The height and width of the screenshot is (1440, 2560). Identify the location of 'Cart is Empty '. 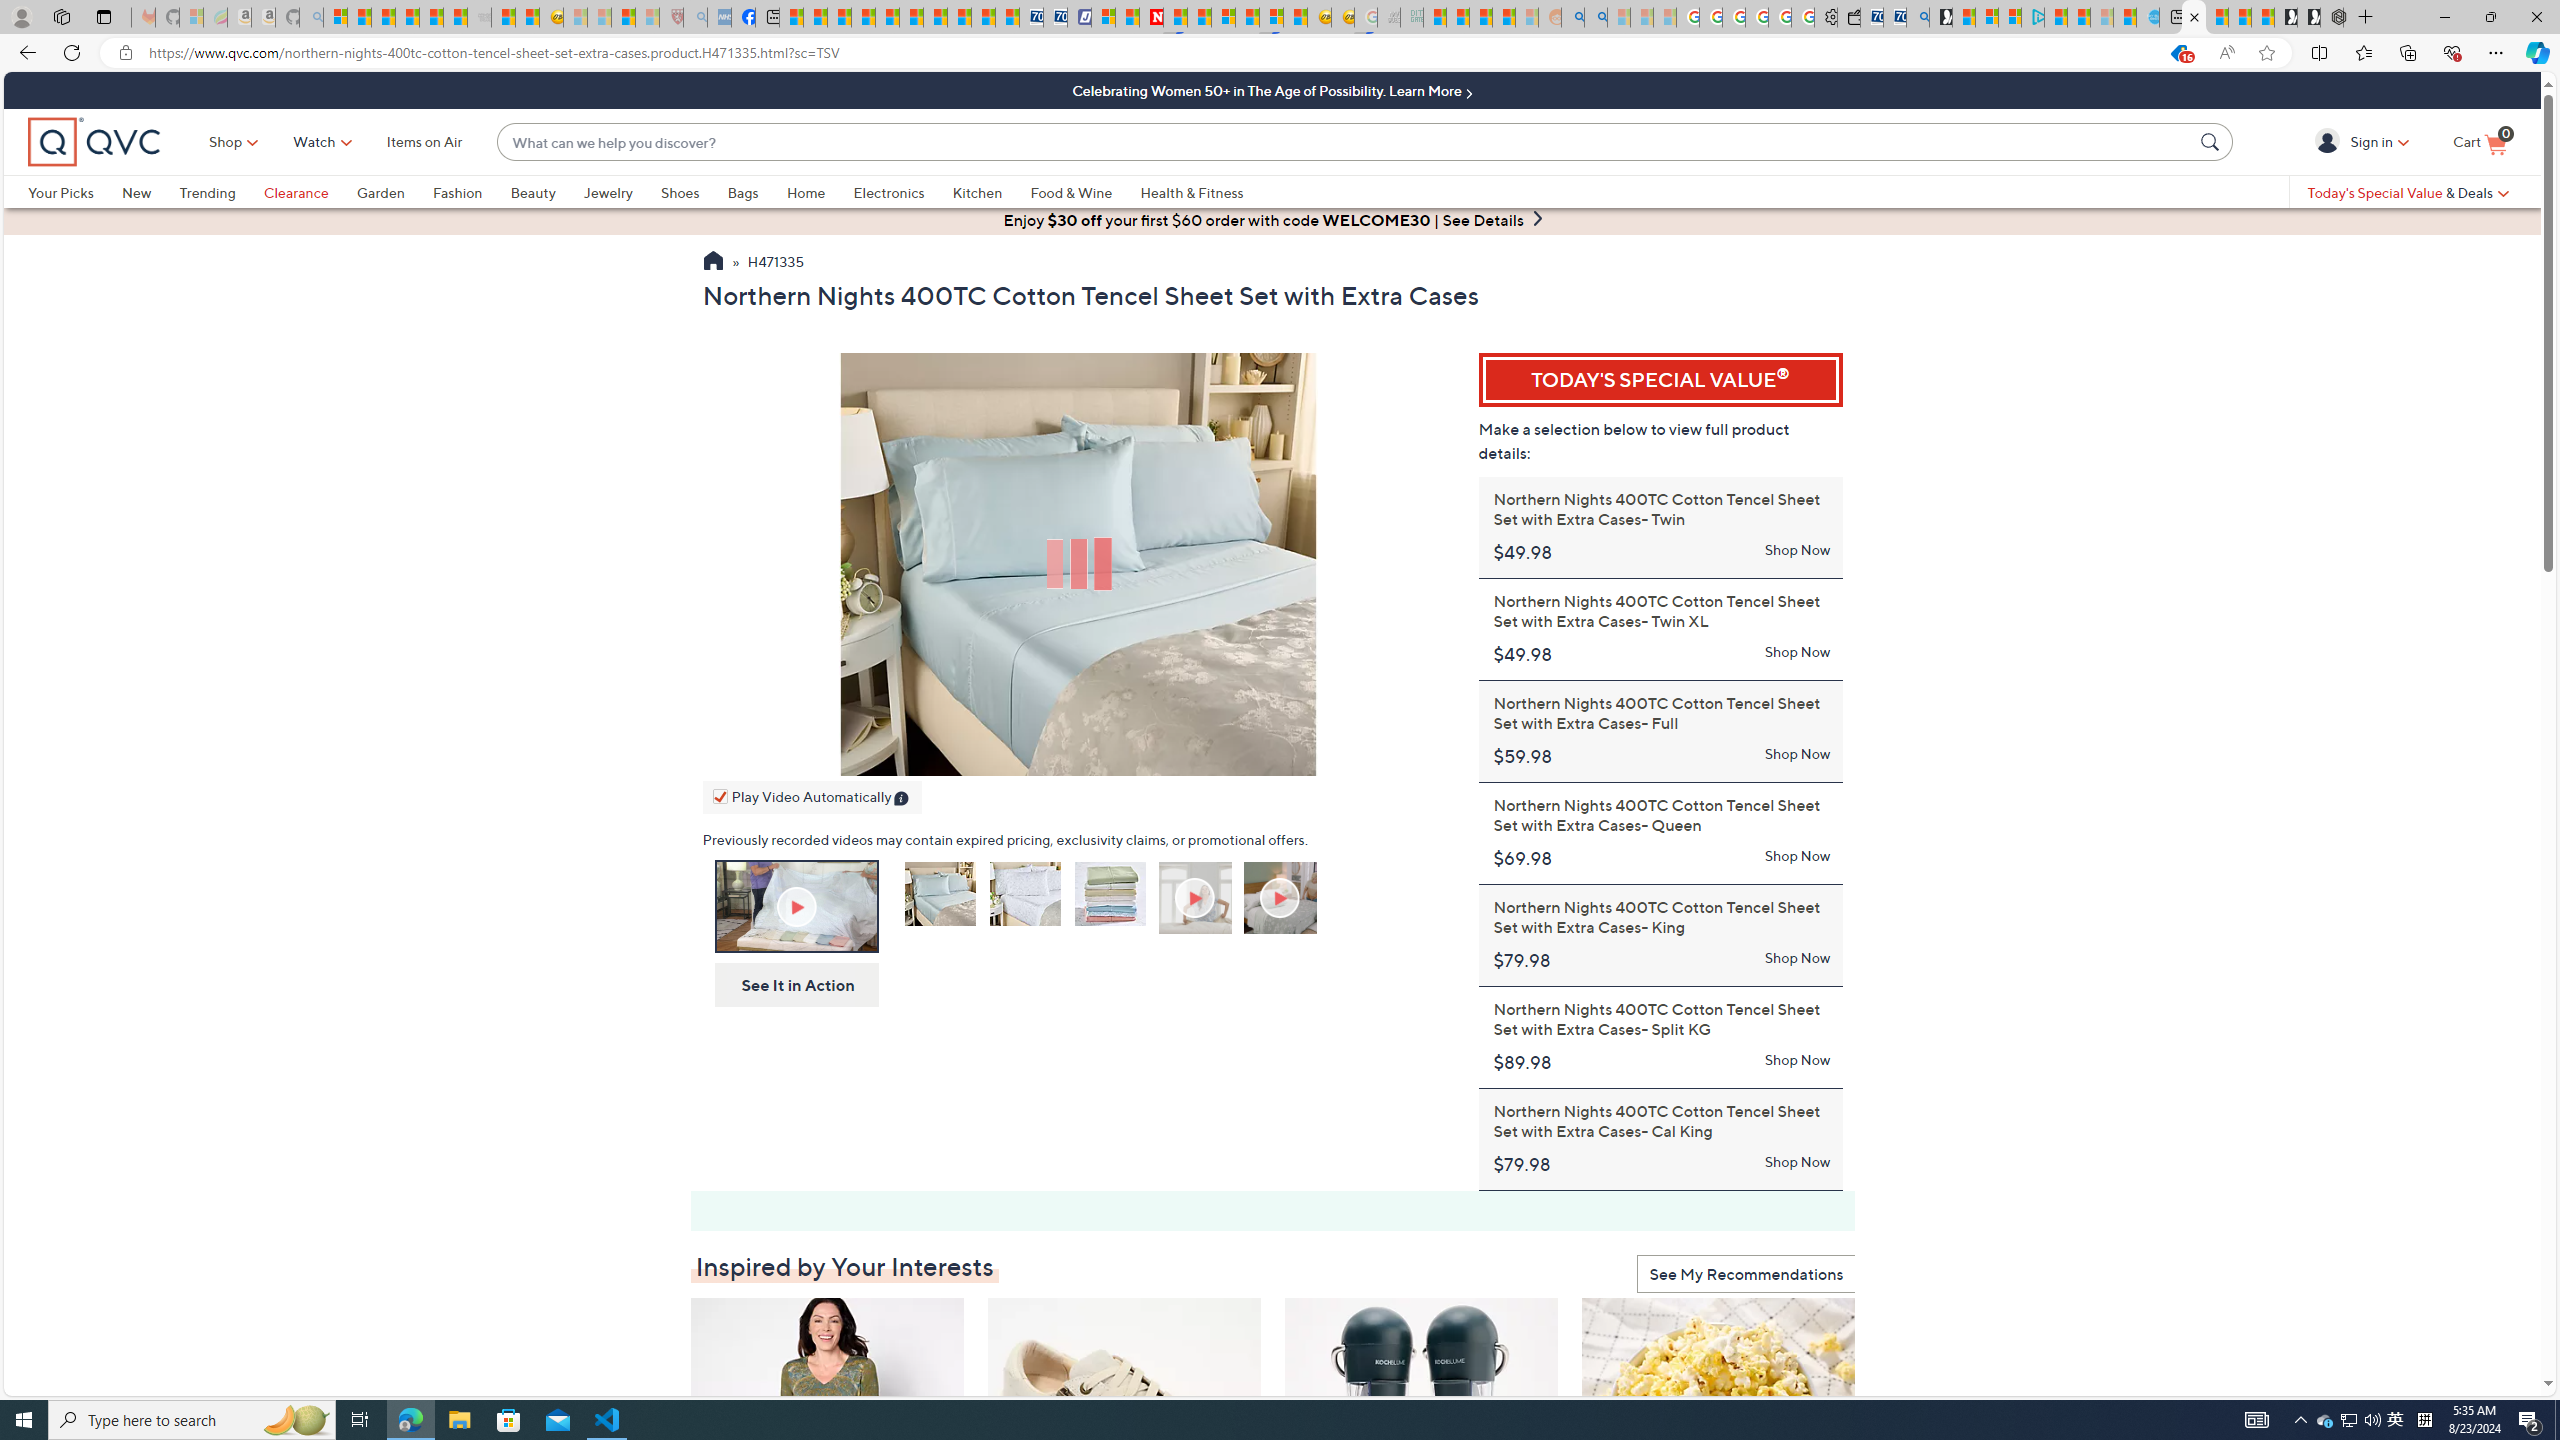
(2478, 142).